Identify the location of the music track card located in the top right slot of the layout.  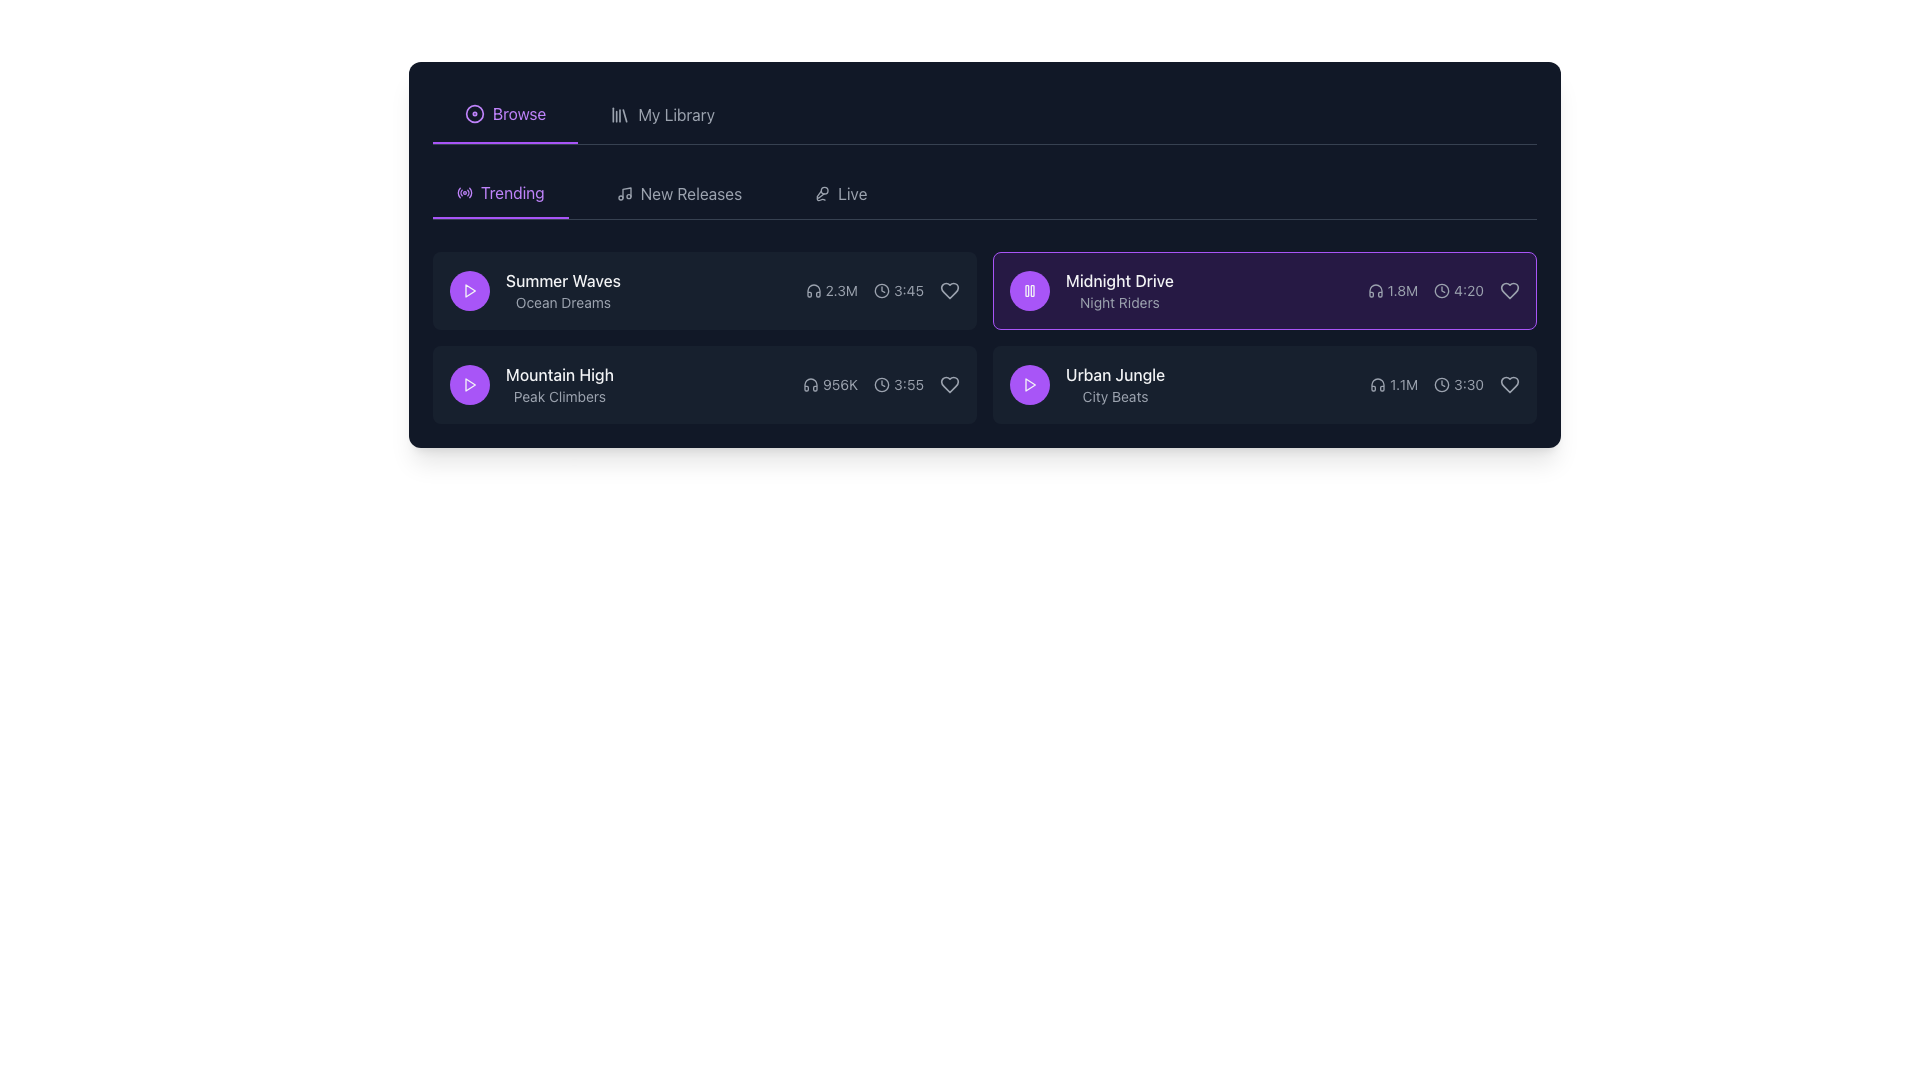
(1264, 290).